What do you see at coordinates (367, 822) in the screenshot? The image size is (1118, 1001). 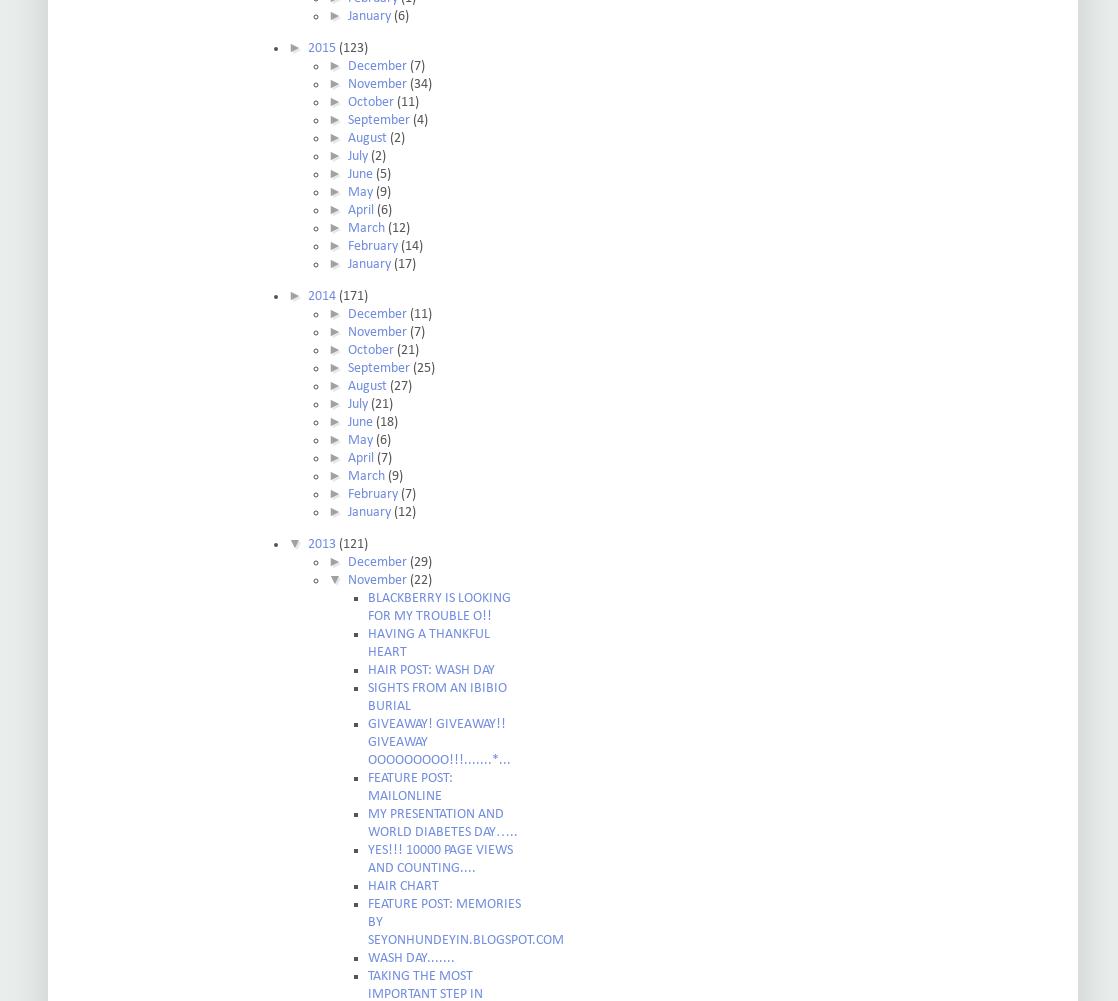 I see `'MY PRESENTATION AND WORLD DIABETES DAY…..'` at bounding box center [367, 822].